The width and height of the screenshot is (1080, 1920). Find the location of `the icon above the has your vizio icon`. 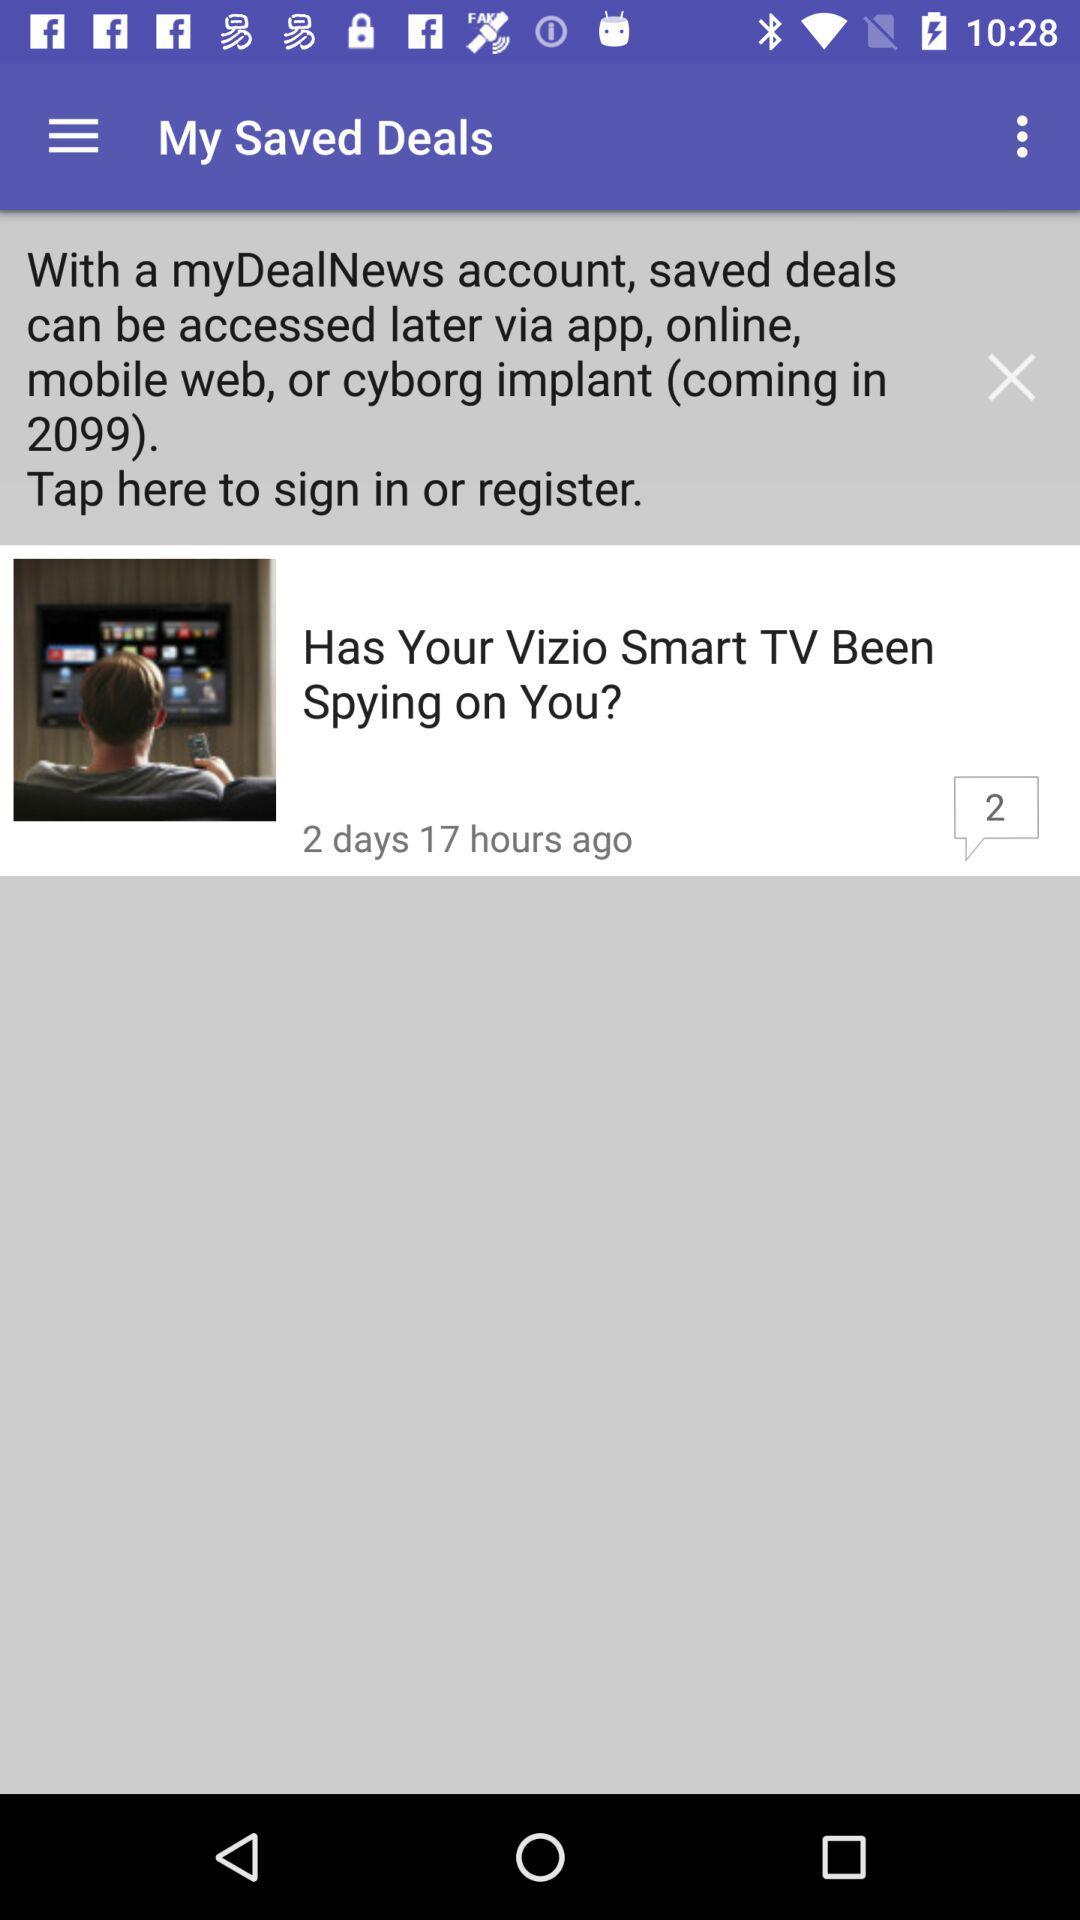

the icon above the has your vizio icon is located at coordinates (1011, 377).